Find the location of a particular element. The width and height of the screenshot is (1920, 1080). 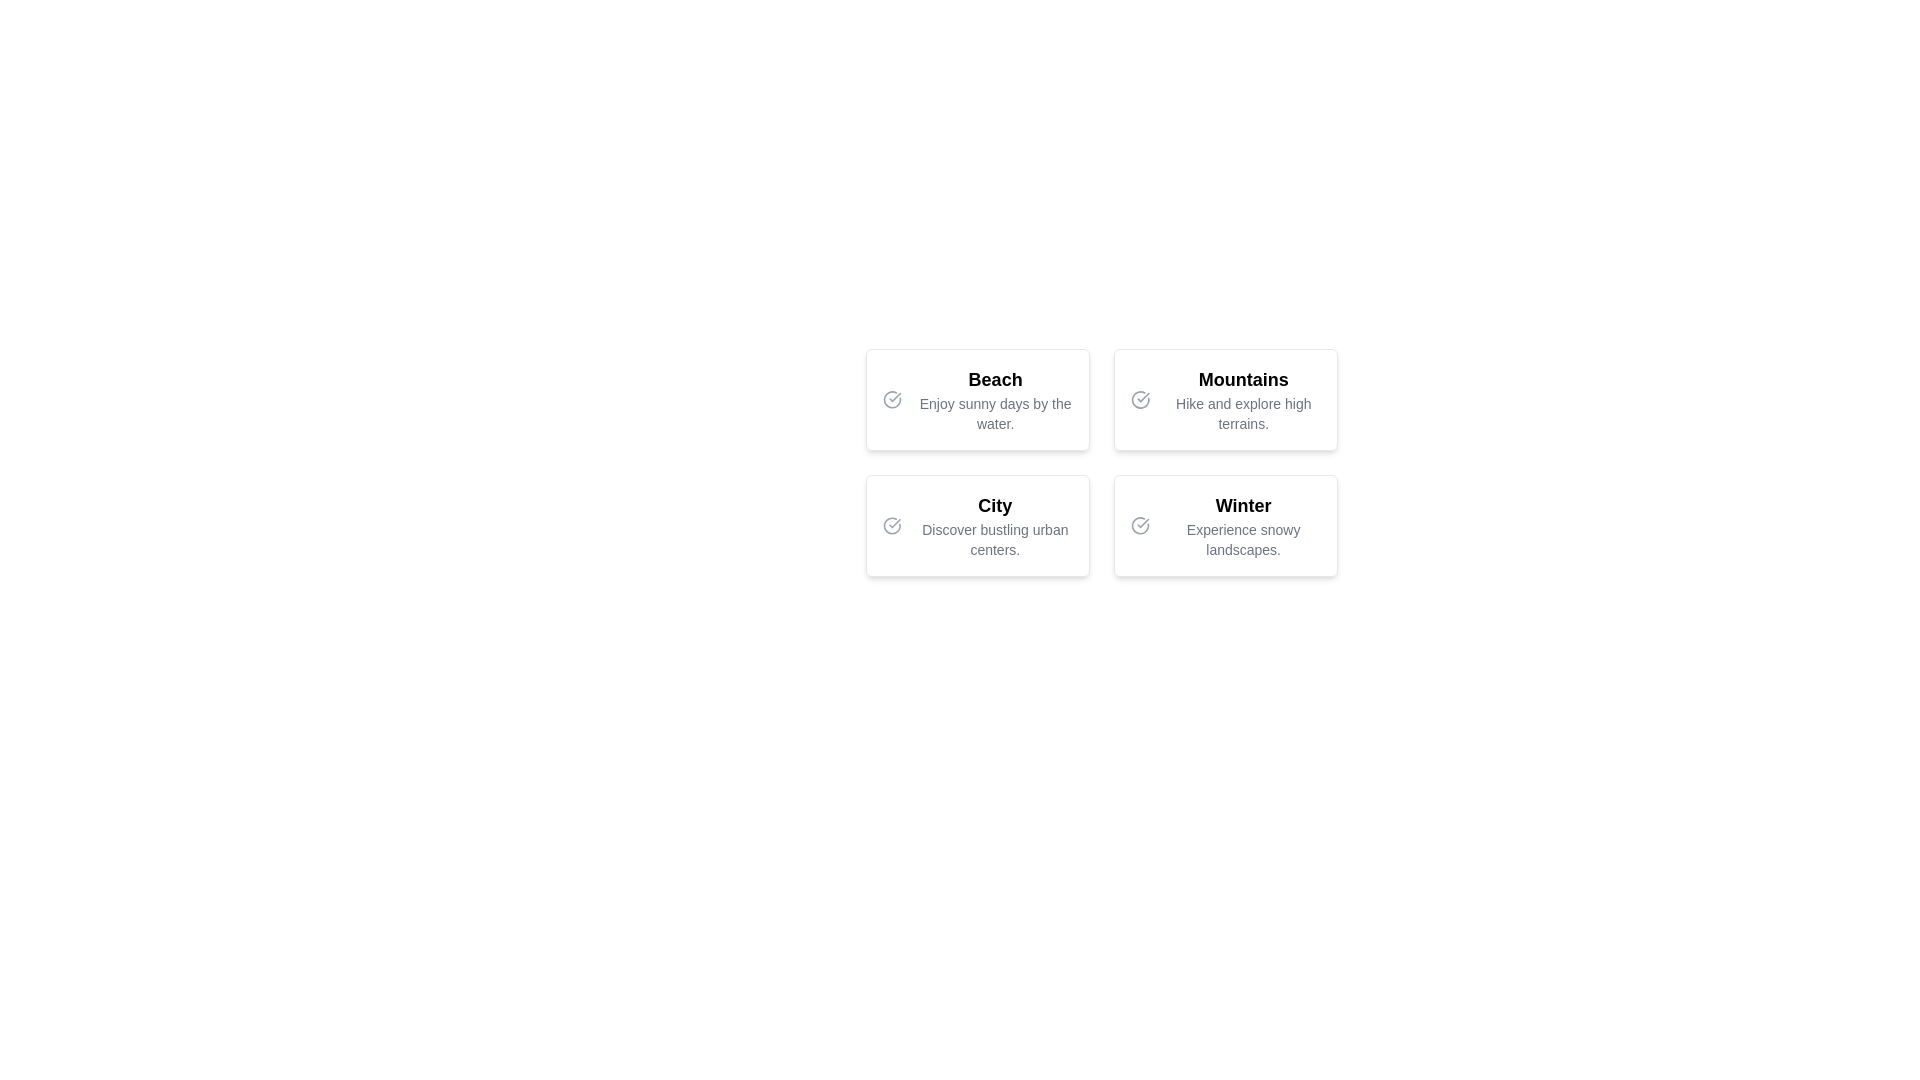

the descriptive text label that provides additional details about 'Mountains', which is centrally aligned in the top-right card of the grid layout is located at coordinates (1242, 412).